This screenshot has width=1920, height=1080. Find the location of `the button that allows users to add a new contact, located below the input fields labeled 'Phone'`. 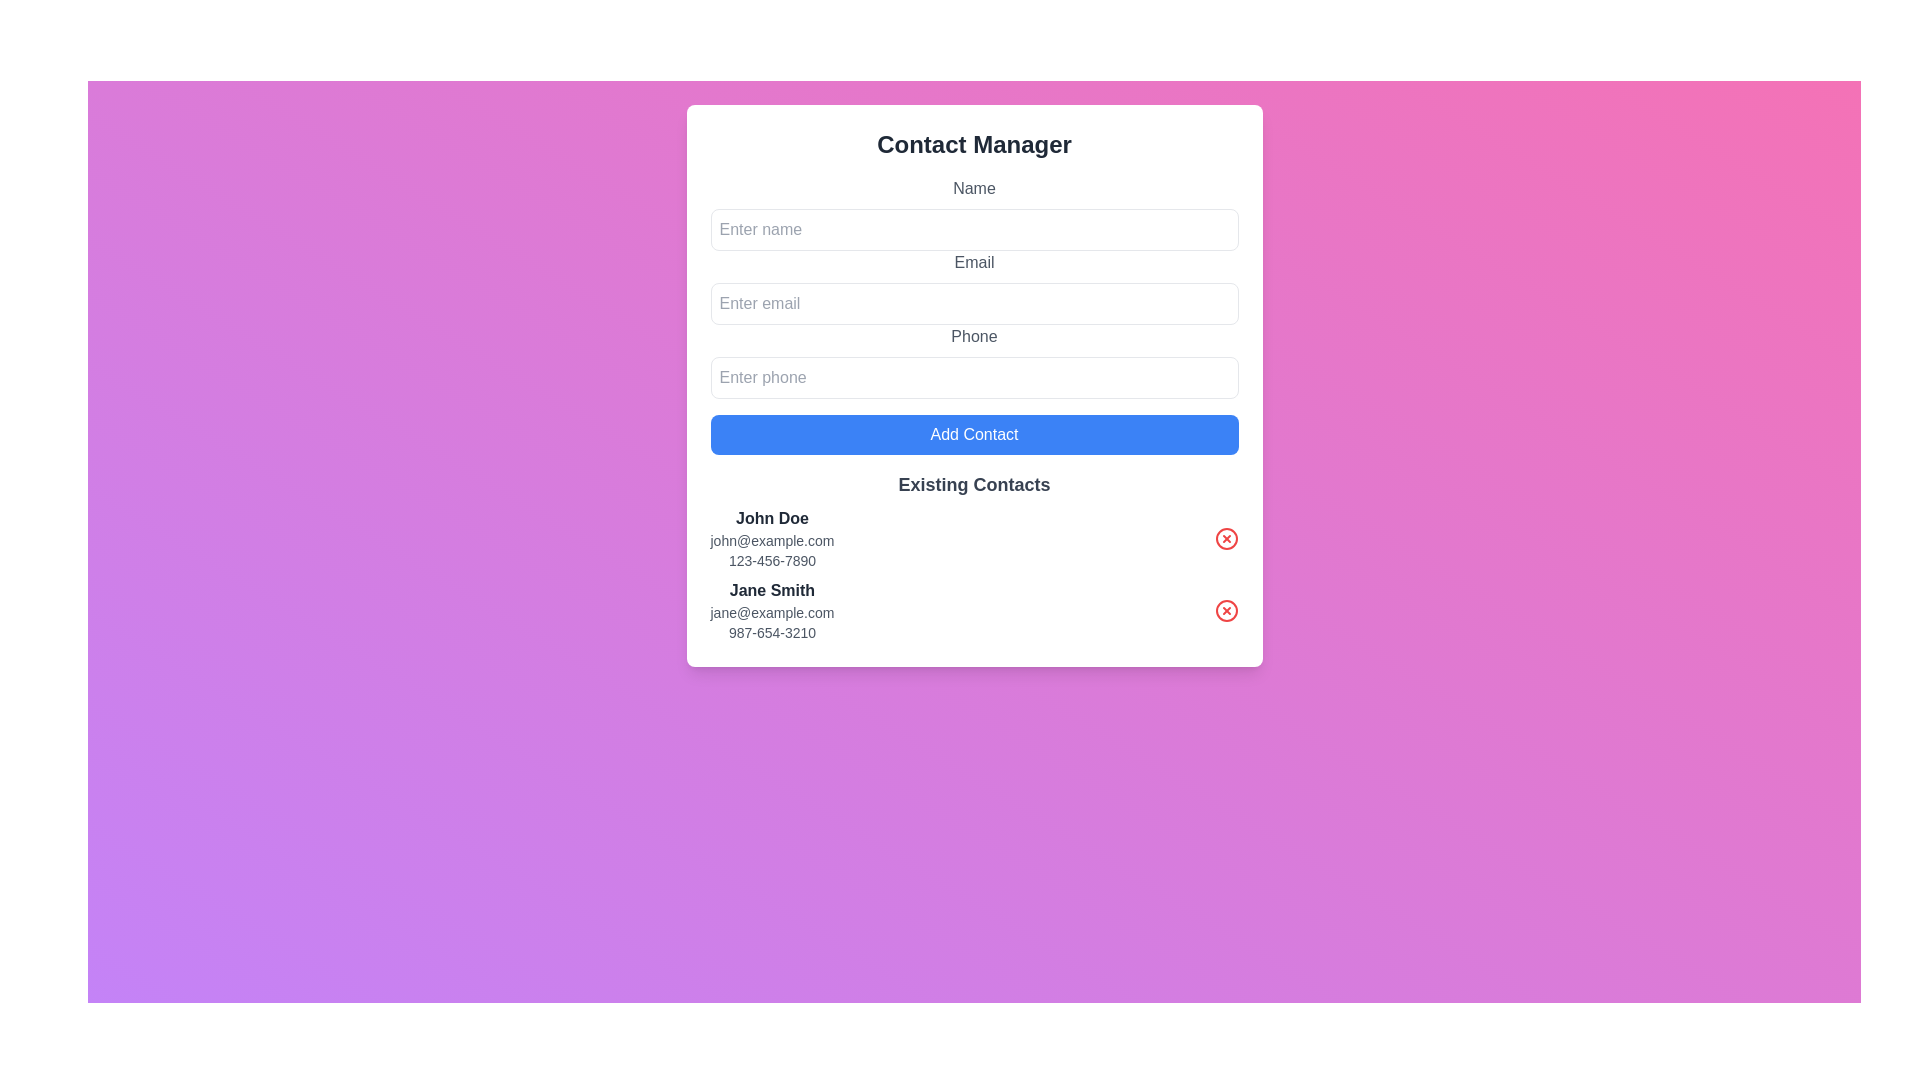

the button that allows users to add a new contact, located below the input fields labeled 'Phone' is located at coordinates (974, 434).